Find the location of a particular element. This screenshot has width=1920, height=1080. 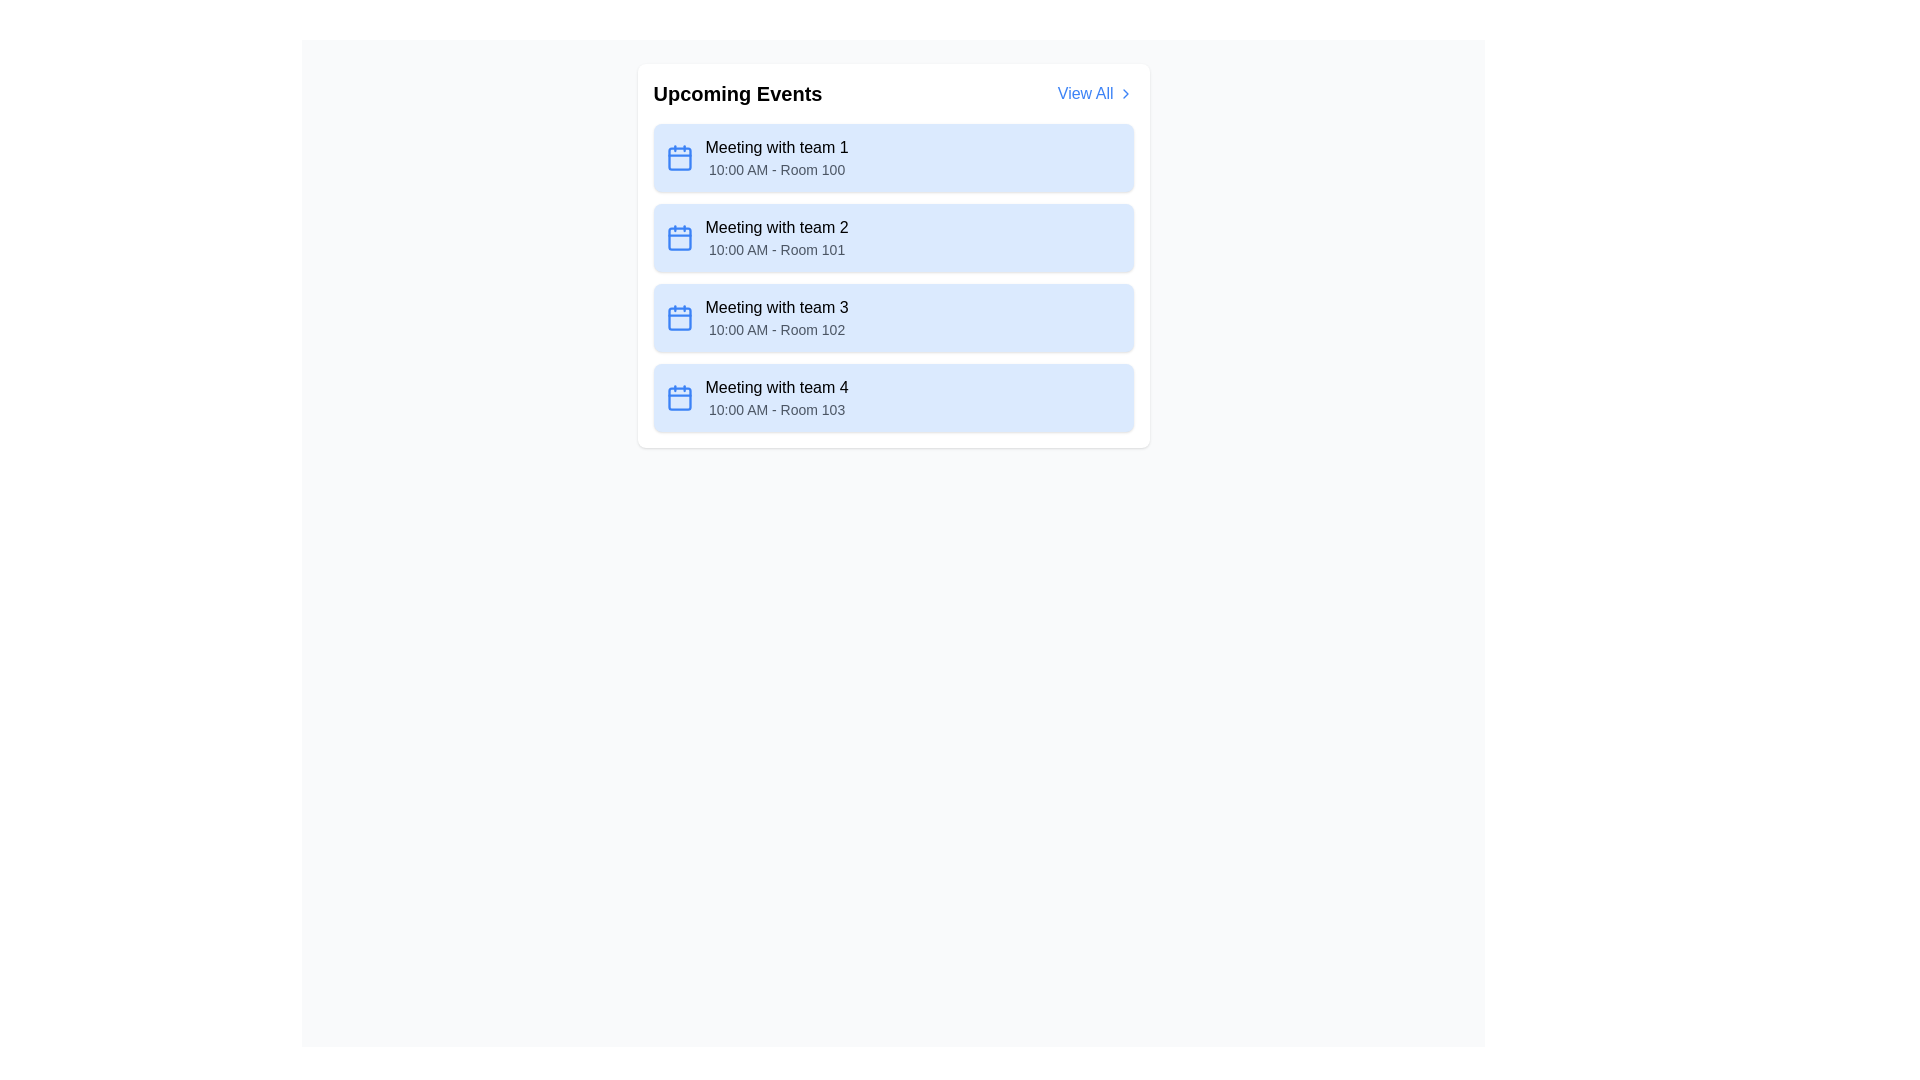

the third list item in the 'Upcoming Events' panel that contains 'Meeting with team 3' and '10:00 AM - Room 102' is located at coordinates (776, 316).